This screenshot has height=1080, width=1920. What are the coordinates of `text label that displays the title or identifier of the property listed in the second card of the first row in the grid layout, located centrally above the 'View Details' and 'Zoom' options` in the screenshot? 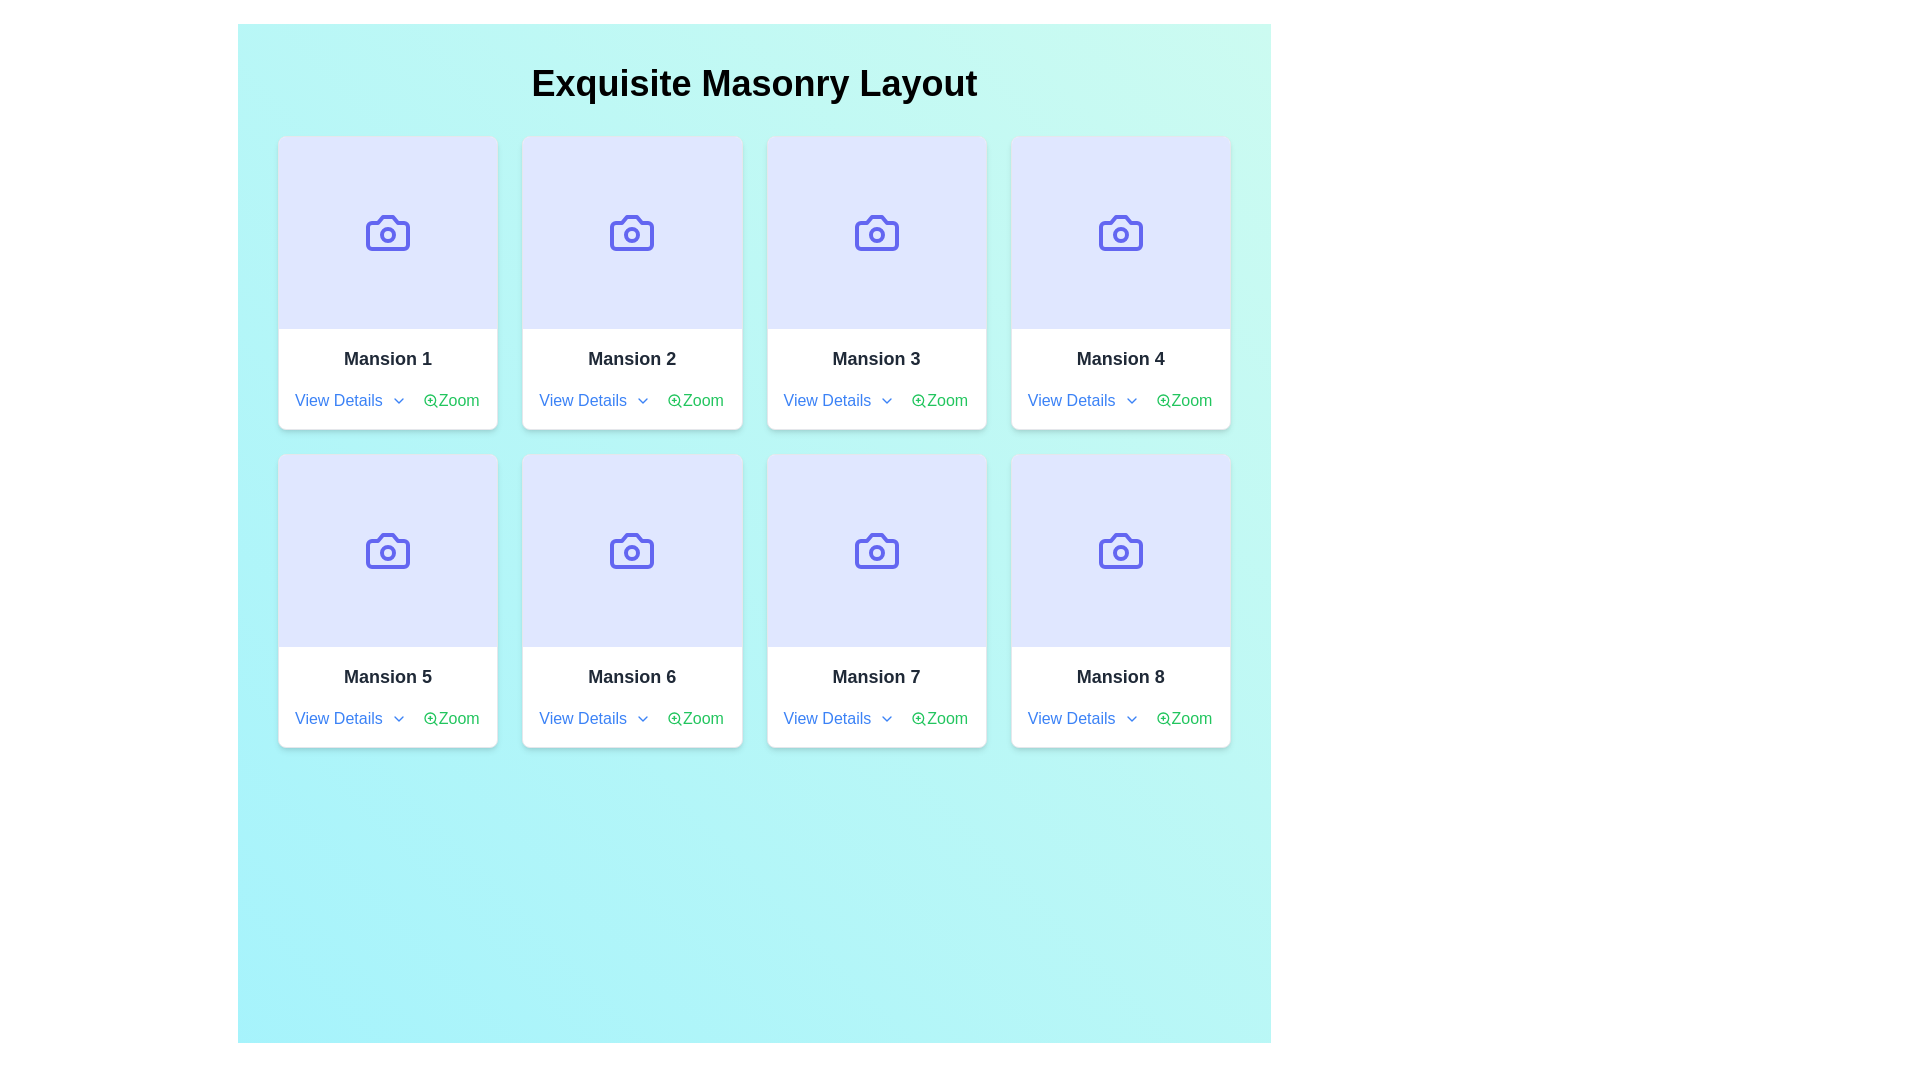 It's located at (631, 357).